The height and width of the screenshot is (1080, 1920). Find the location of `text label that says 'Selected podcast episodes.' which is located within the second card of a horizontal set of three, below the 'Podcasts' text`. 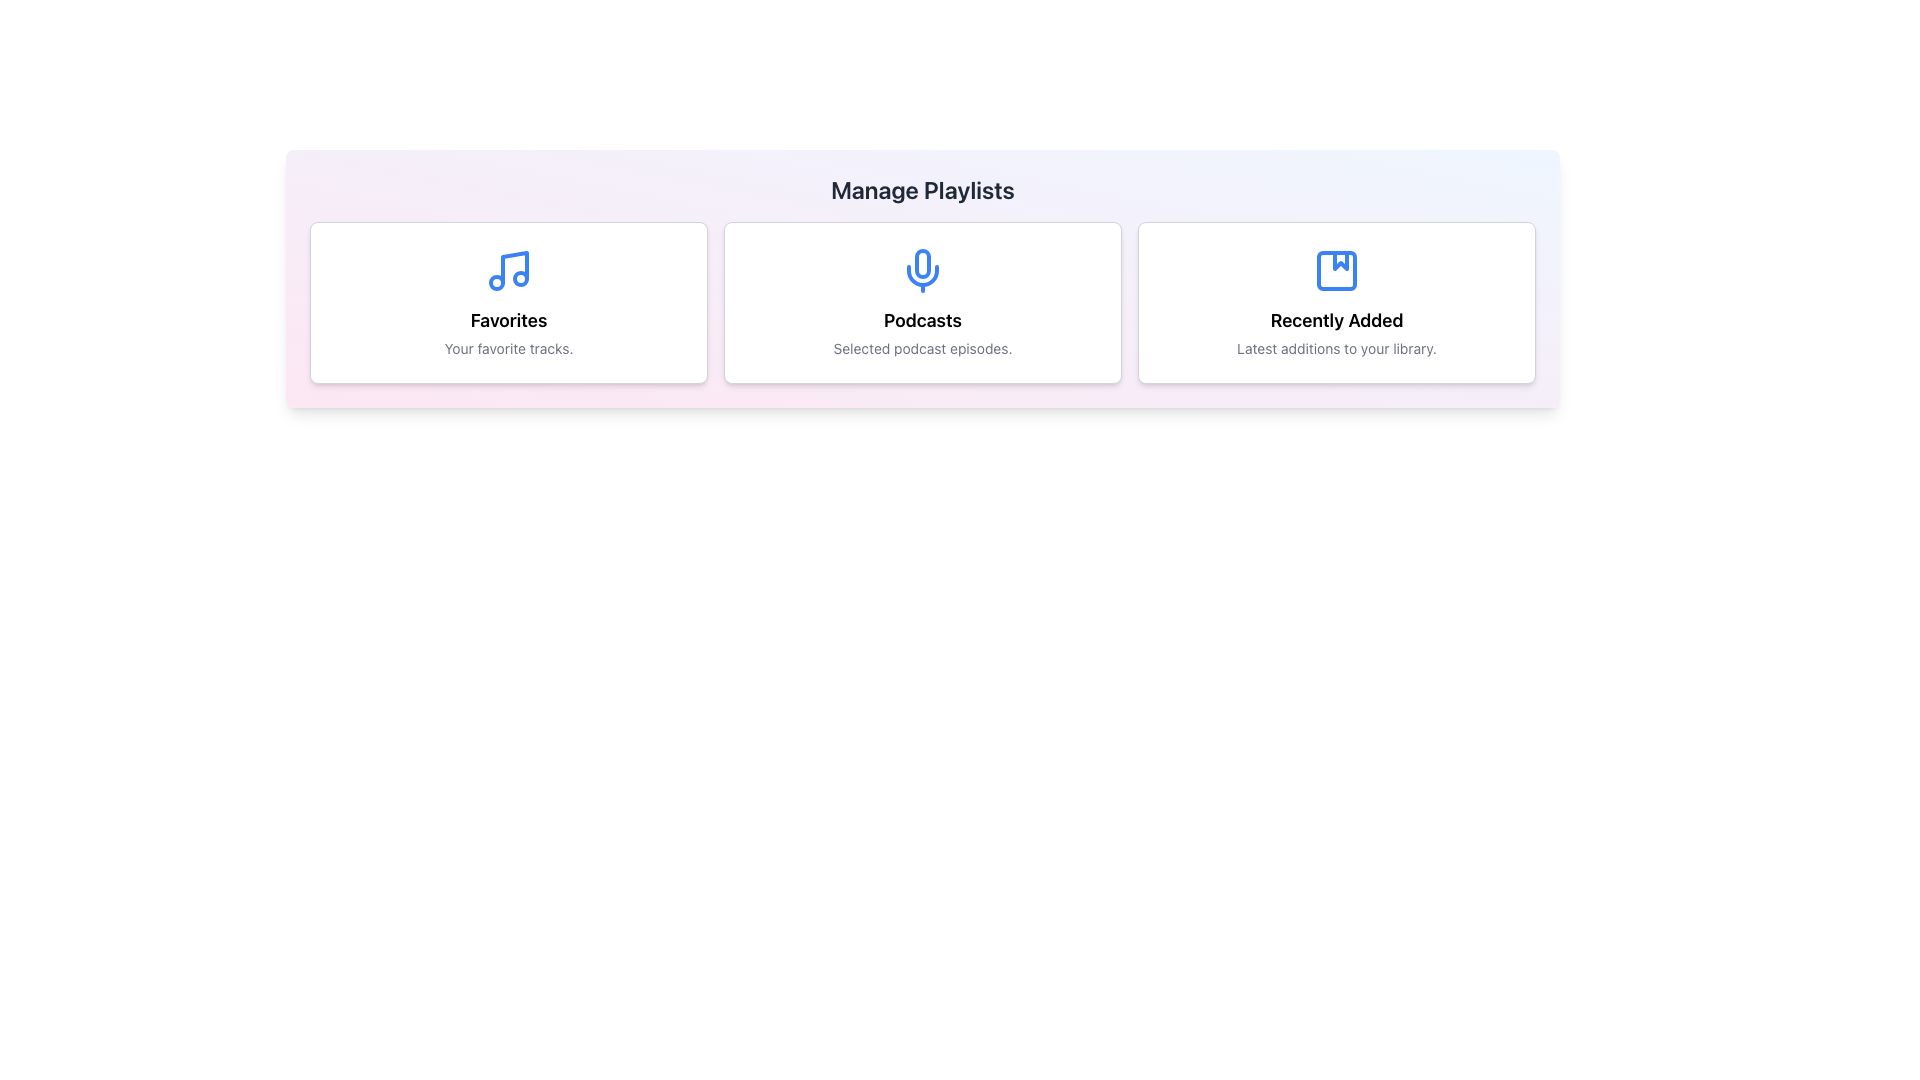

text label that says 'Selected podcast episodes.' which is located within the second card of a horizontal set of three, below the 'Podcasts' text is located at coordinates (921, 347).